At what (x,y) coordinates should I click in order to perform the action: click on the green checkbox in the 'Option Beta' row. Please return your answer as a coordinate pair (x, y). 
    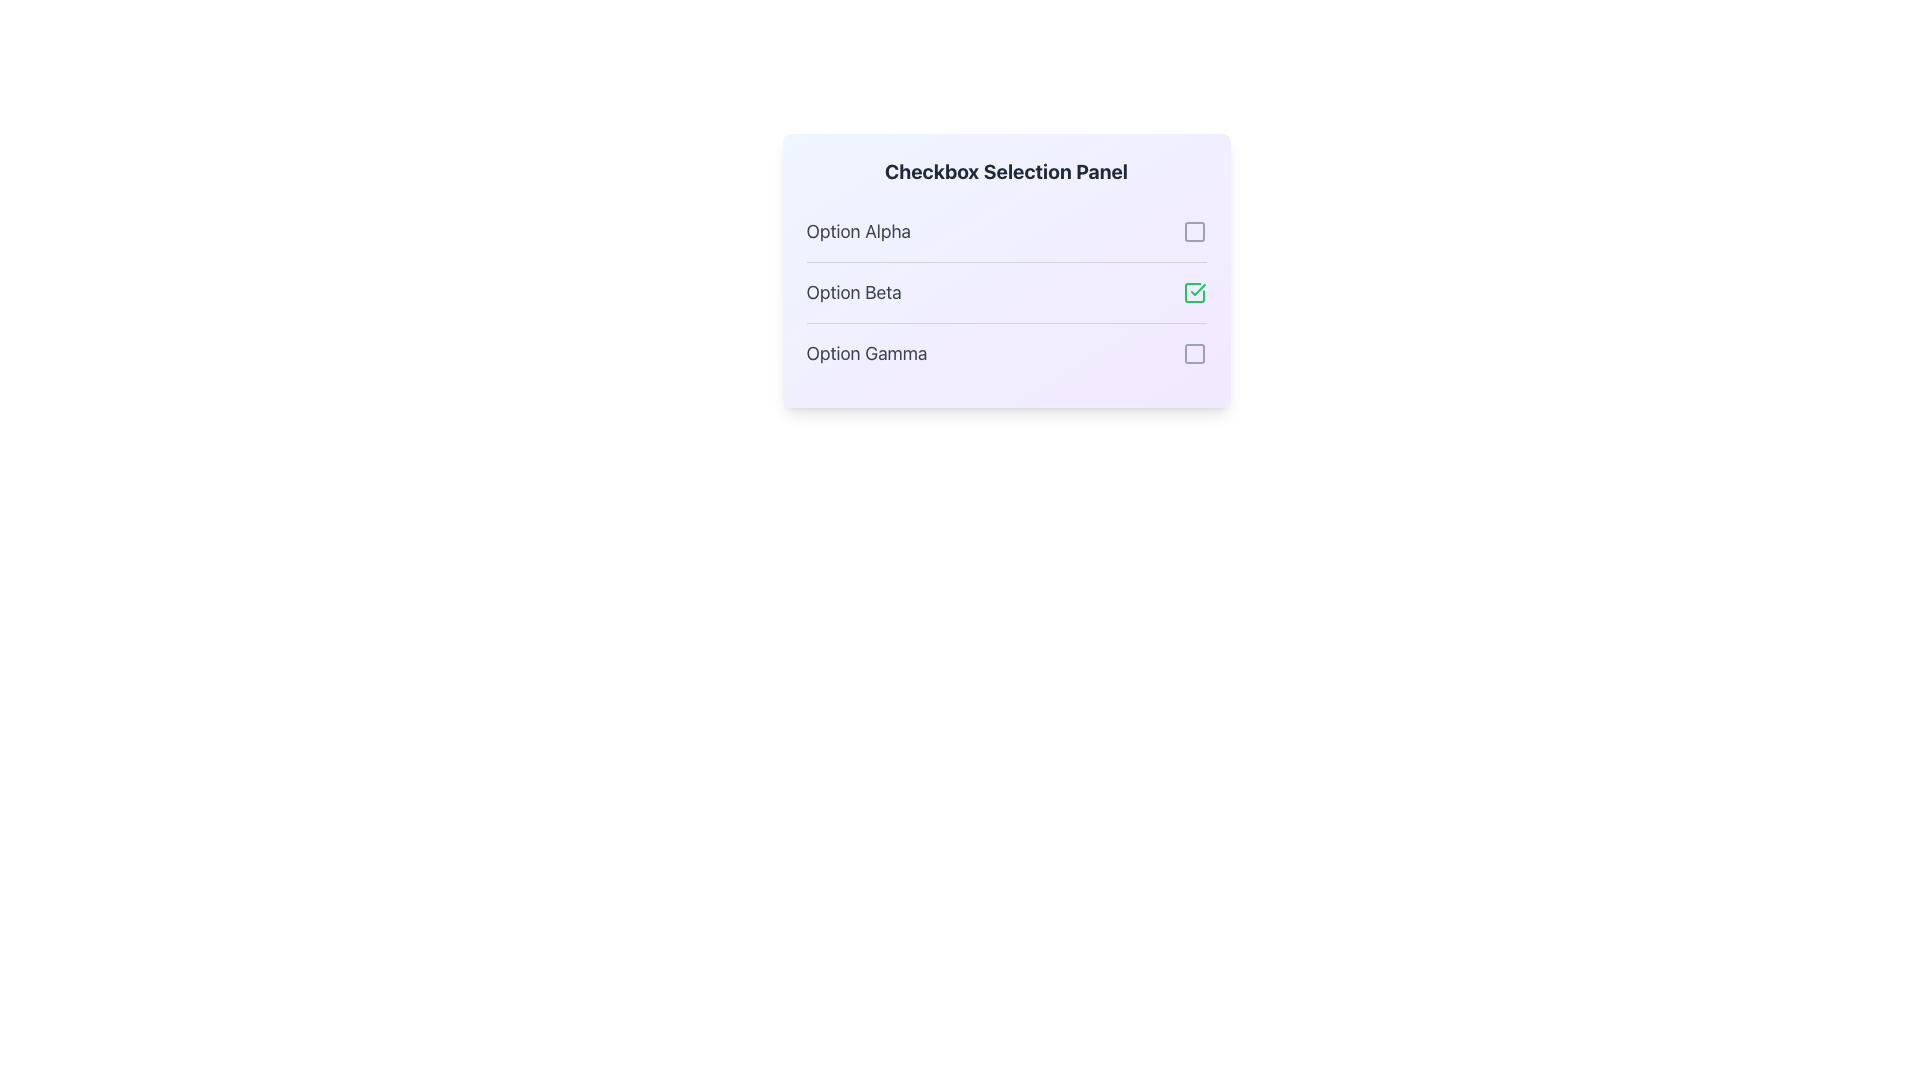
    Looking at the image, I should click on (1006, 292).